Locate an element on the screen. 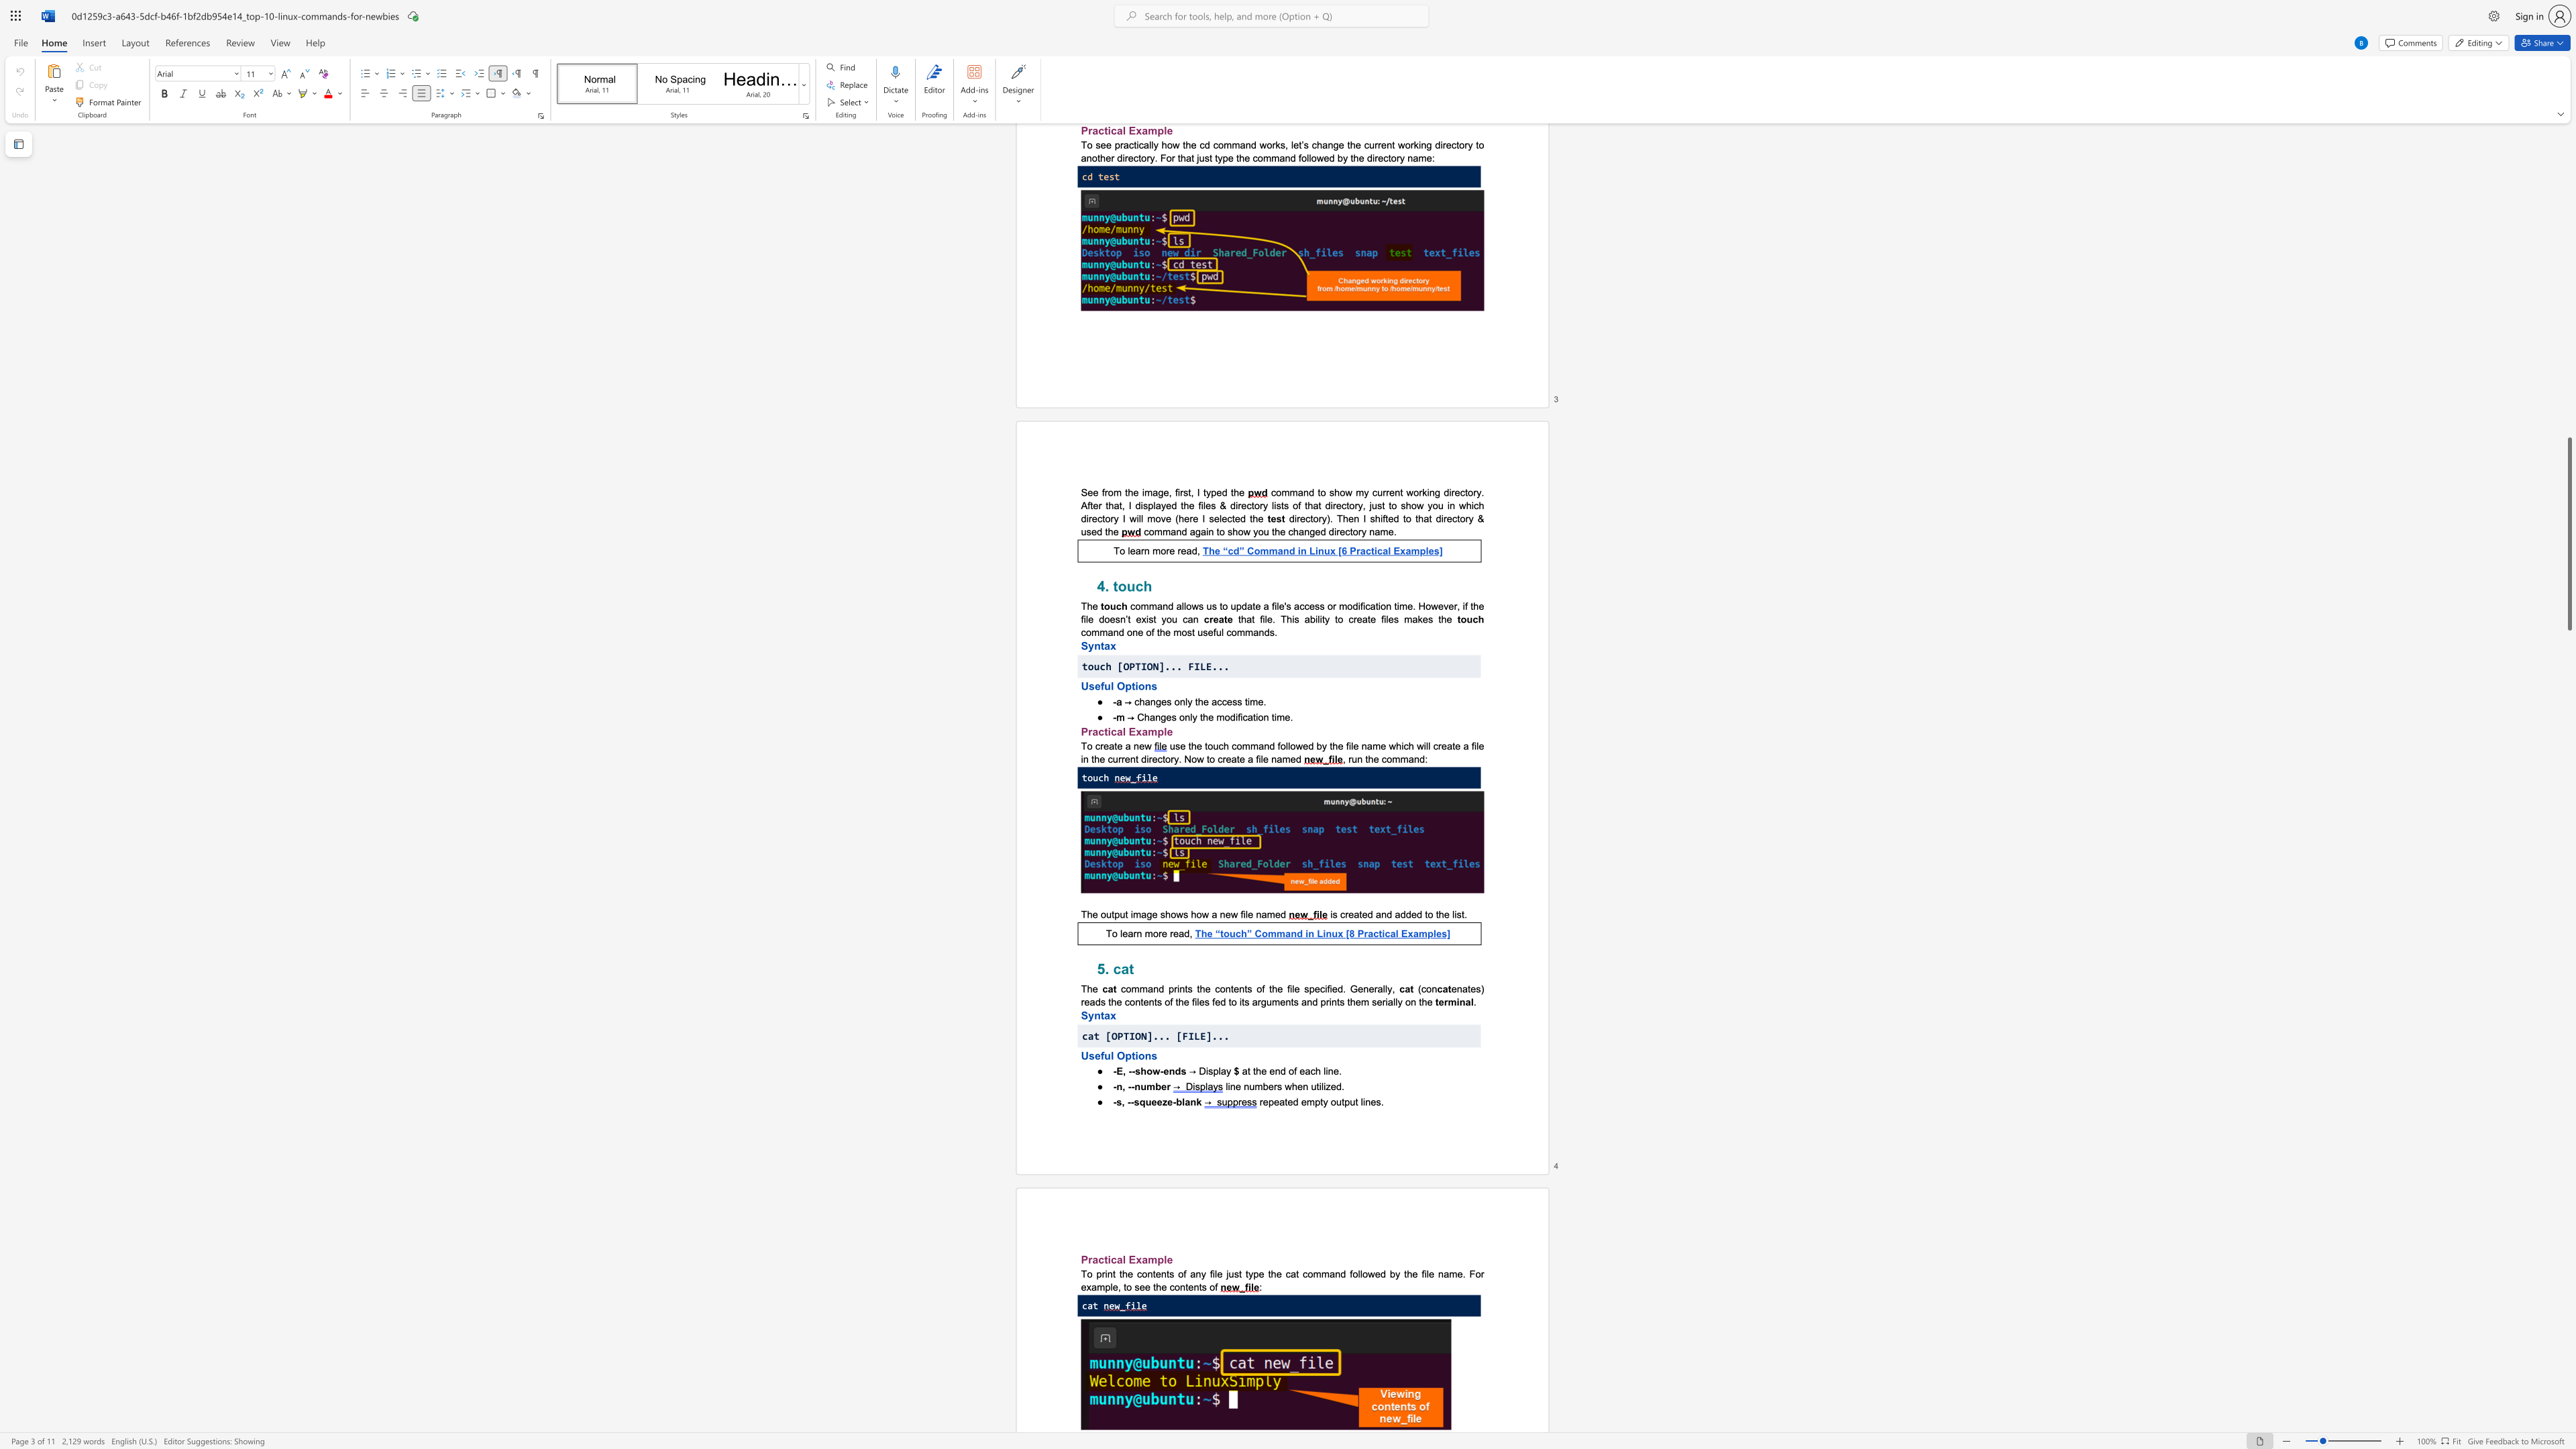 The image size is (2576, 1449). the subset text "nd added to the list" within the text "is created and added to the list." is located at coordinates (1380, 914).